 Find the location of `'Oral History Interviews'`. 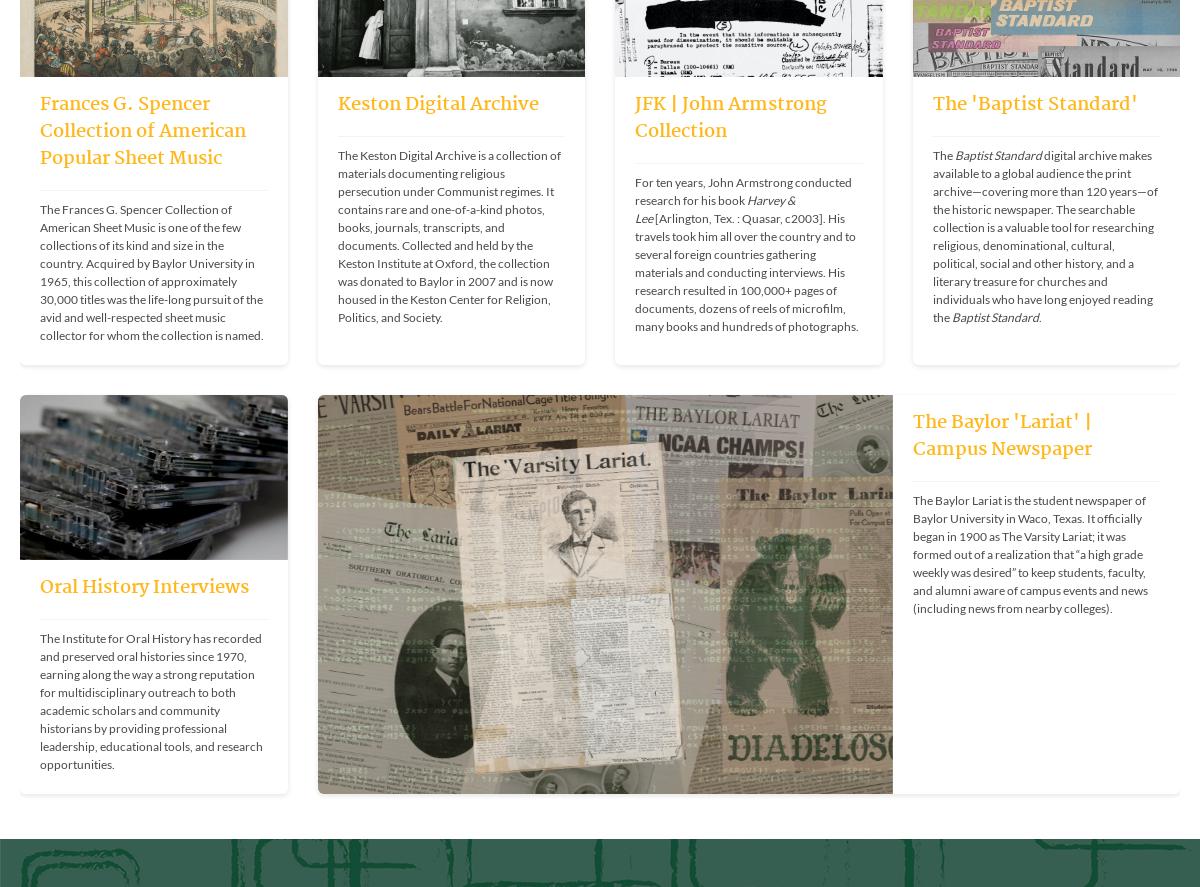

'Oral History Interviews' is located at coordinates (144, 586).